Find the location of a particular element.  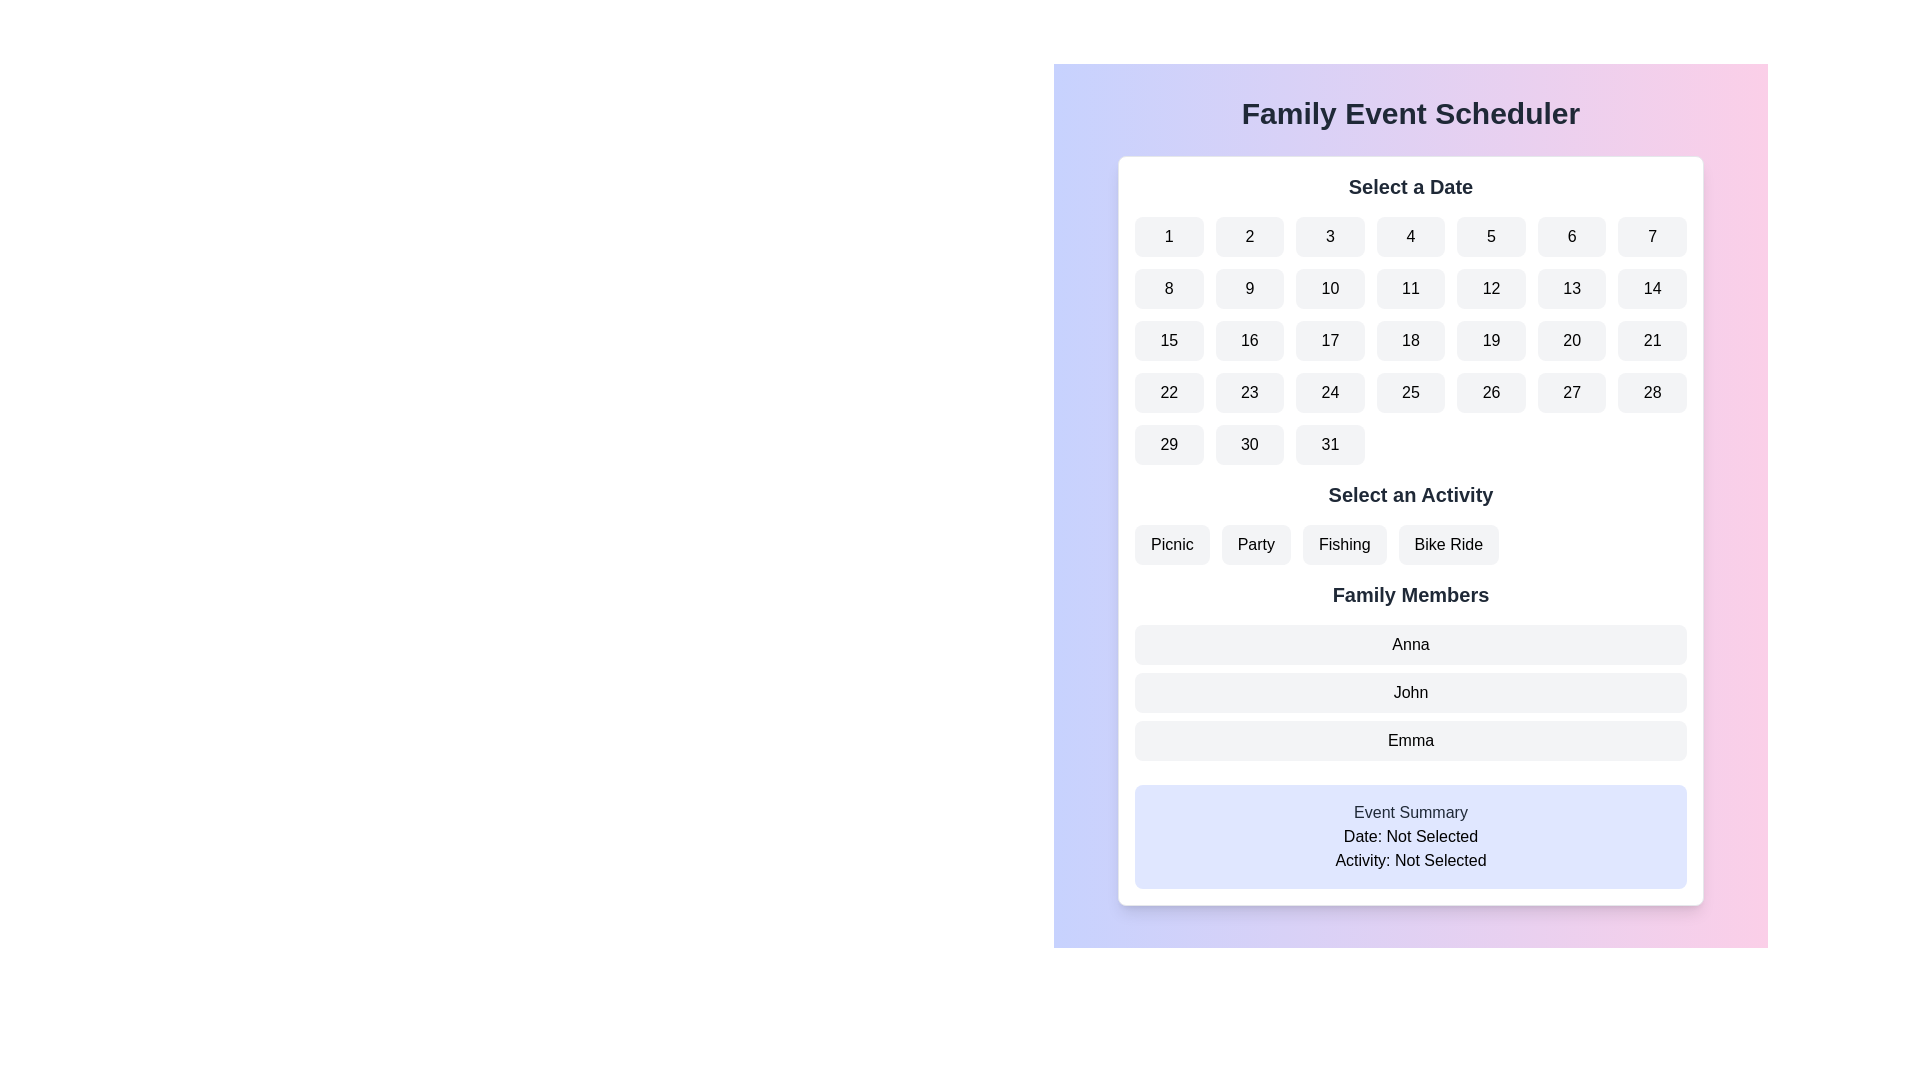

the square button with rounded corners and the number '7' displayed in black is located at coordinates (1652, 235).